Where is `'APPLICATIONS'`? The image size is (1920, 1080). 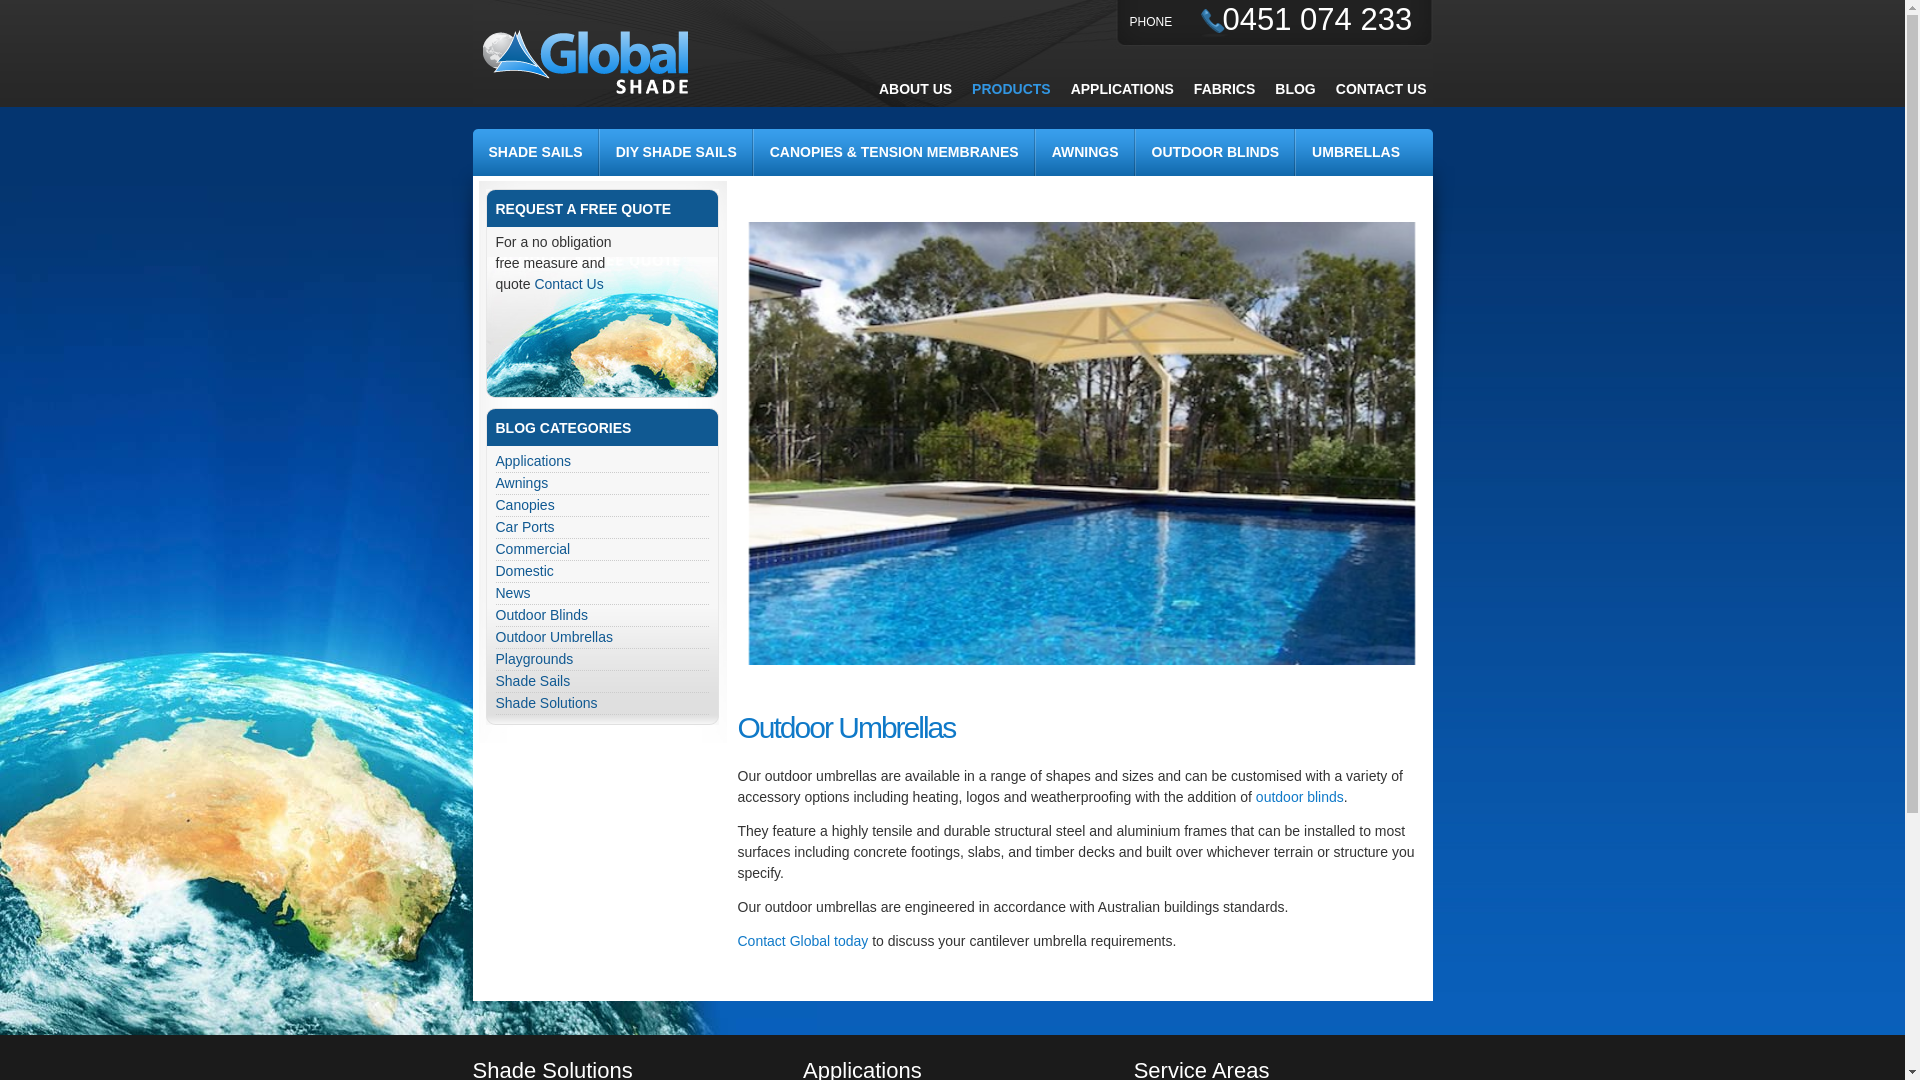 'APPLICATIONS' is located at coordinates (1122, 87).